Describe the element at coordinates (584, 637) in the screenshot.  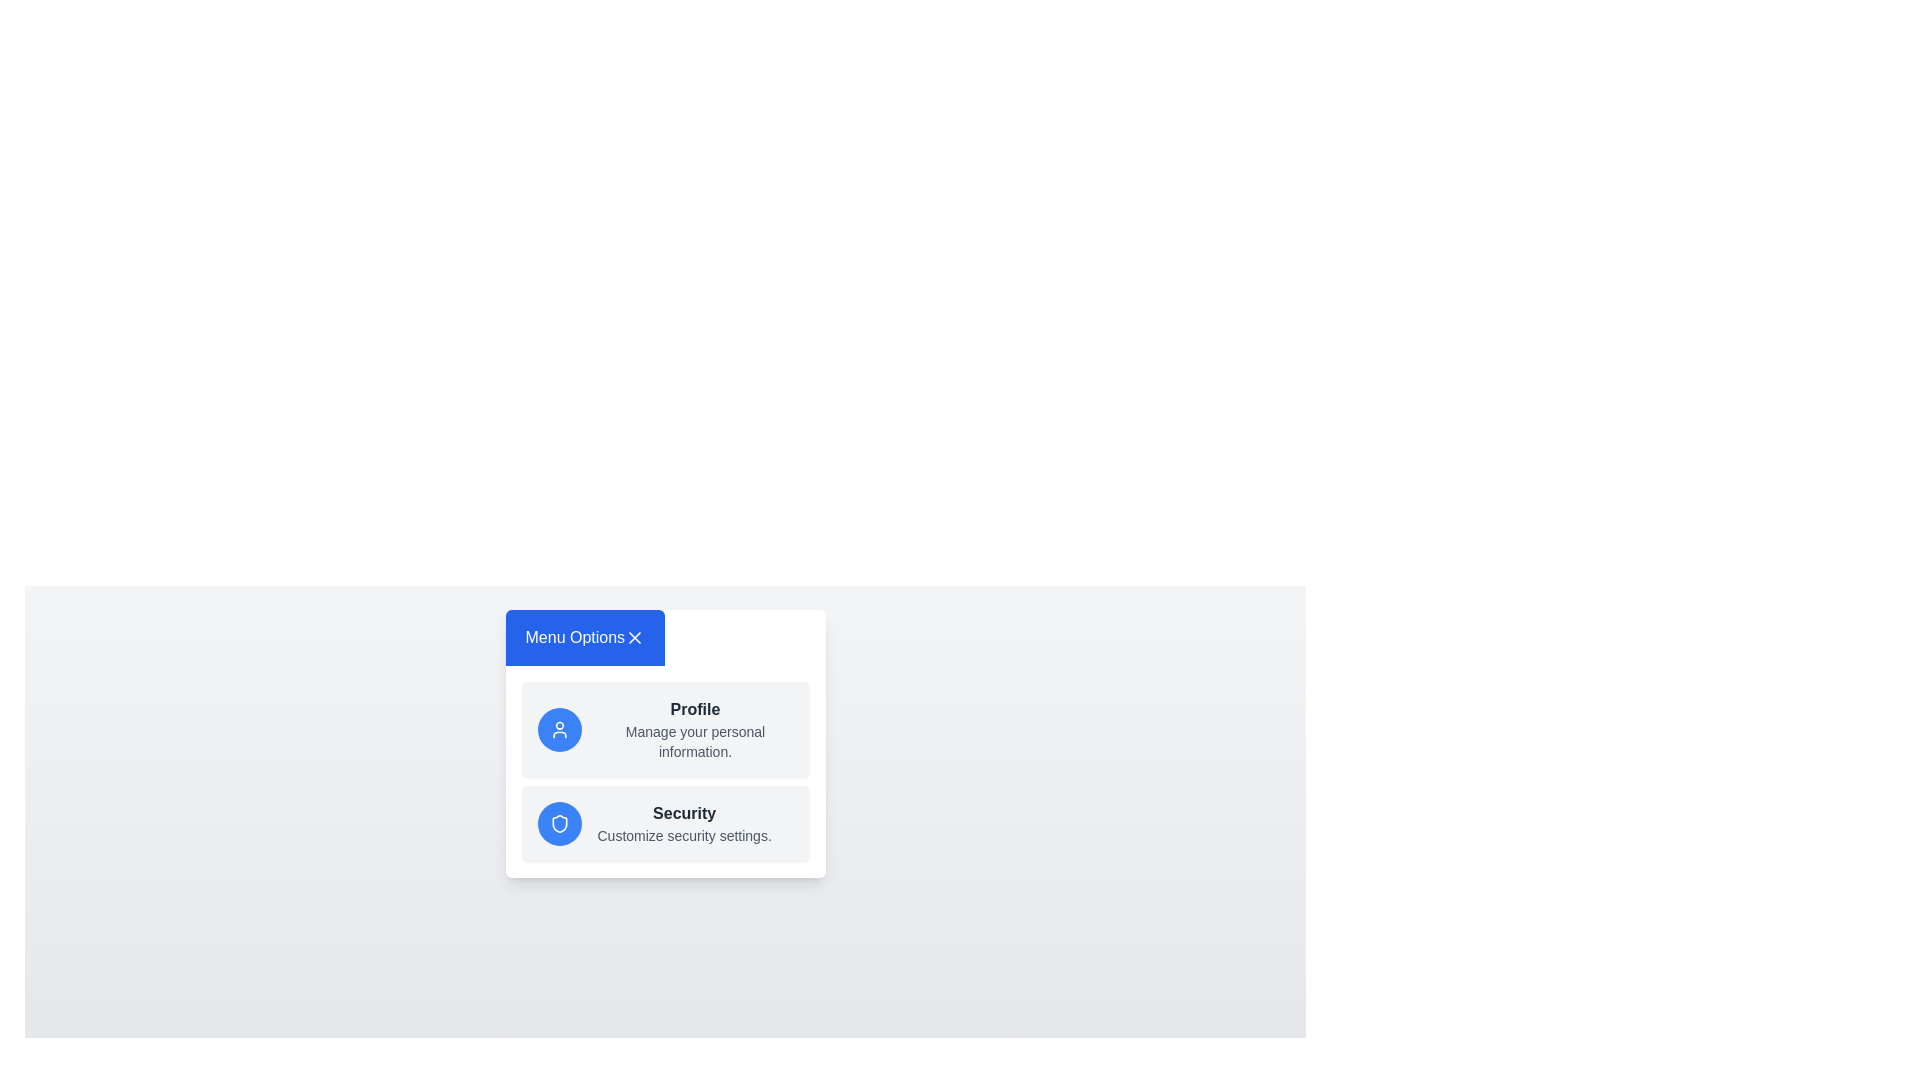
I see `the 'Menu Options' button to toggle the menu state` at that location.